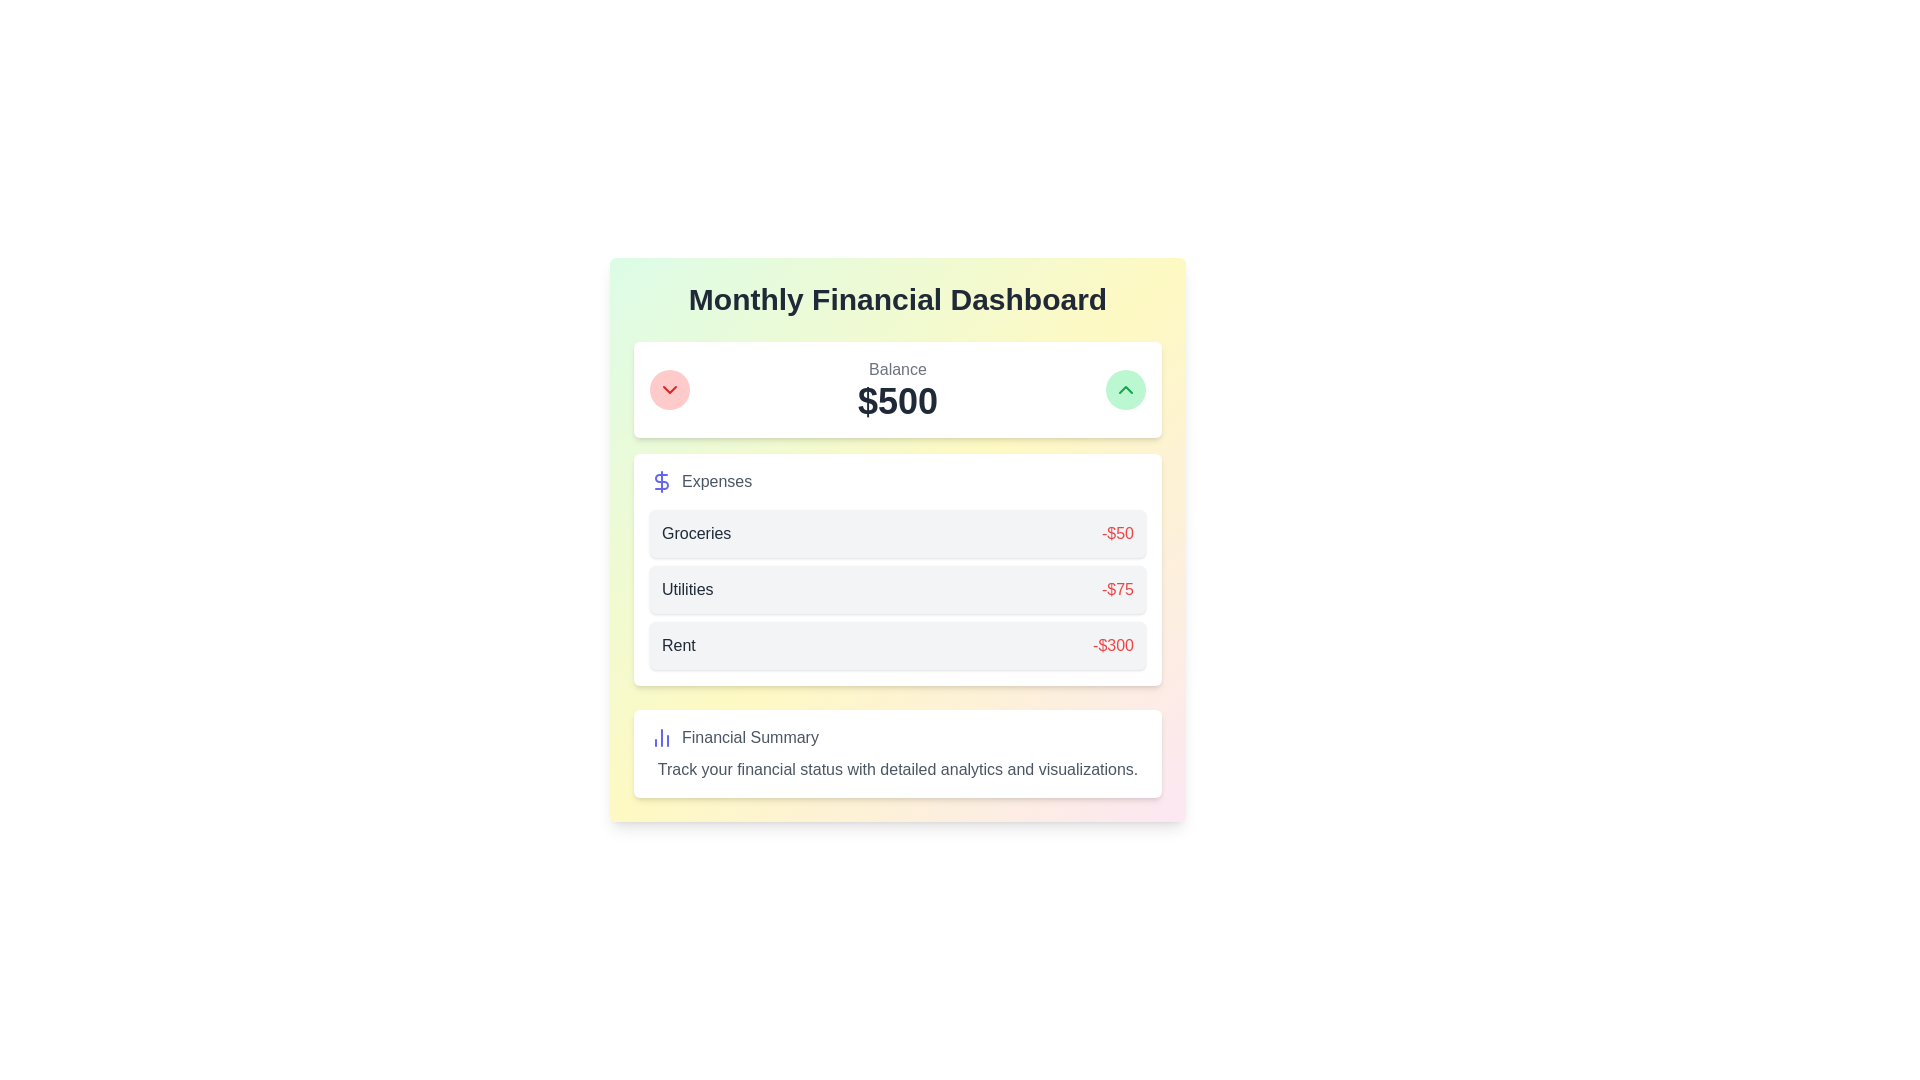 This screenshot has width=1920, height=1080. I want to click on the red downward chevron icon that indicates an expandable or collapsible section related to the balance information, so click(670, 389).